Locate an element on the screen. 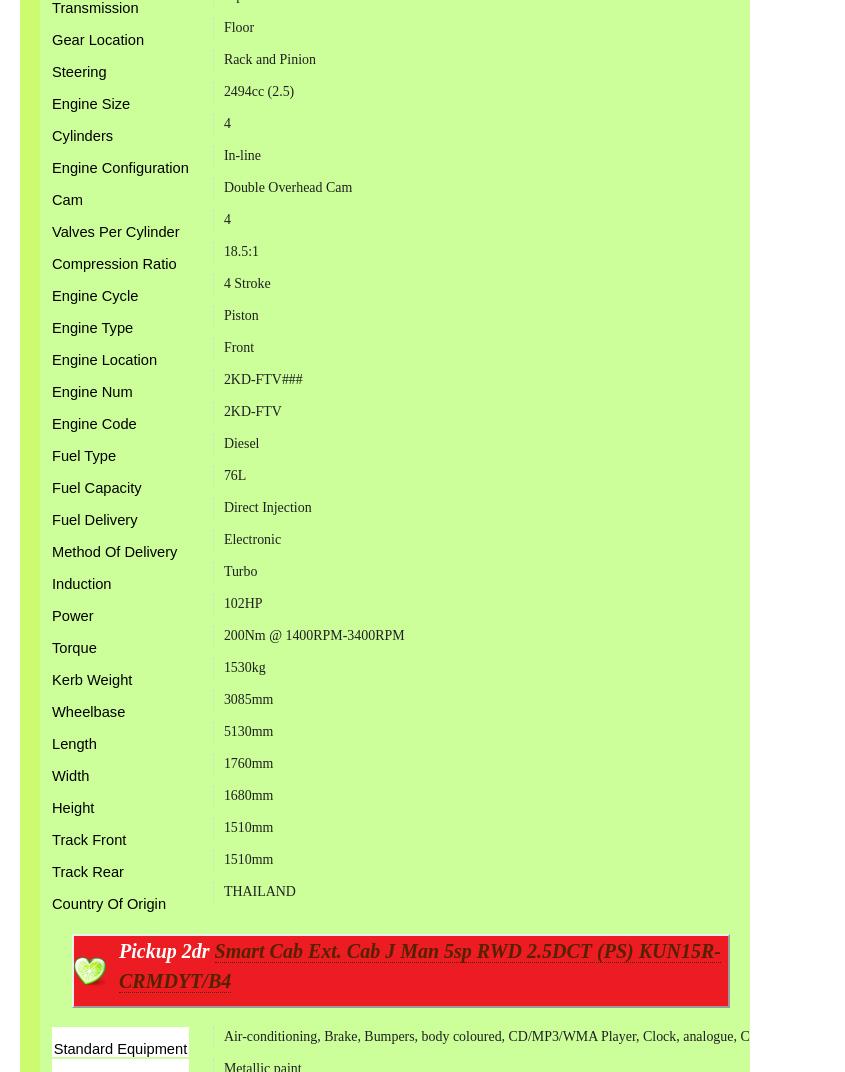 This screenshot has height=1072, width=845. 'Country Of Origin' is located at coordinates (109, 903).